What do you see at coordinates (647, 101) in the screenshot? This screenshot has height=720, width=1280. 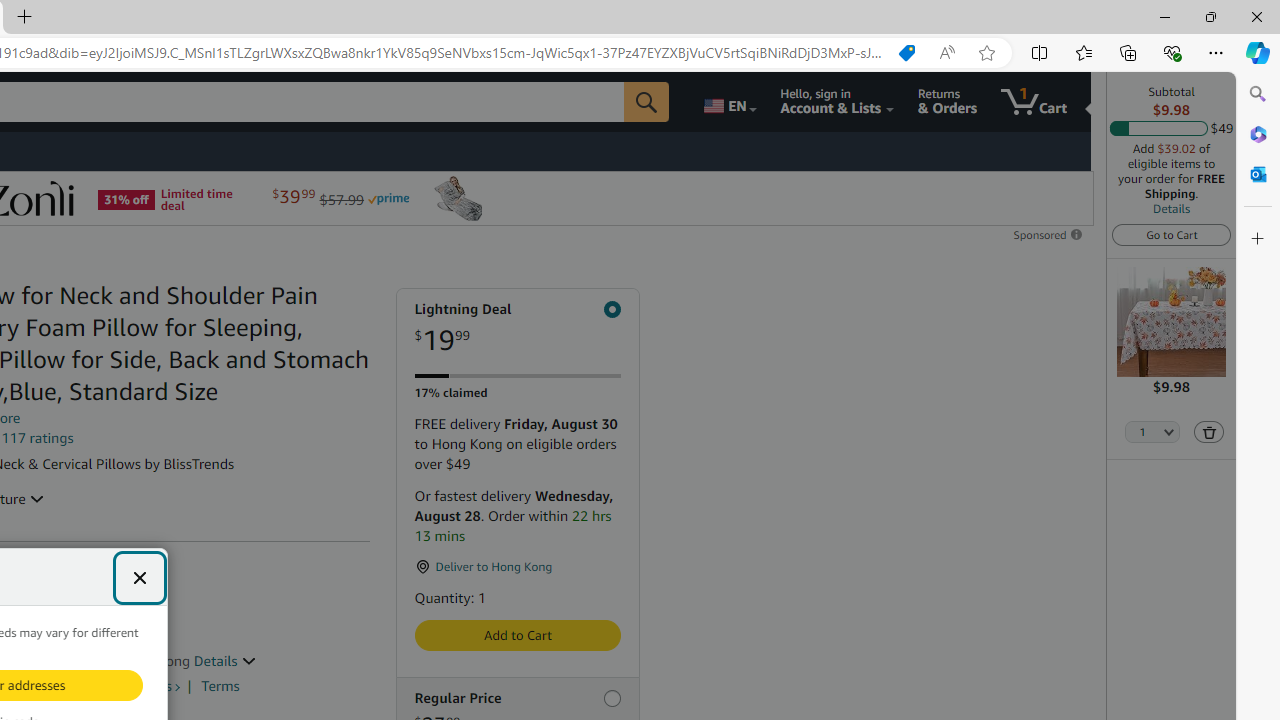 I see `'Go'` at bounding box center [647, 101].